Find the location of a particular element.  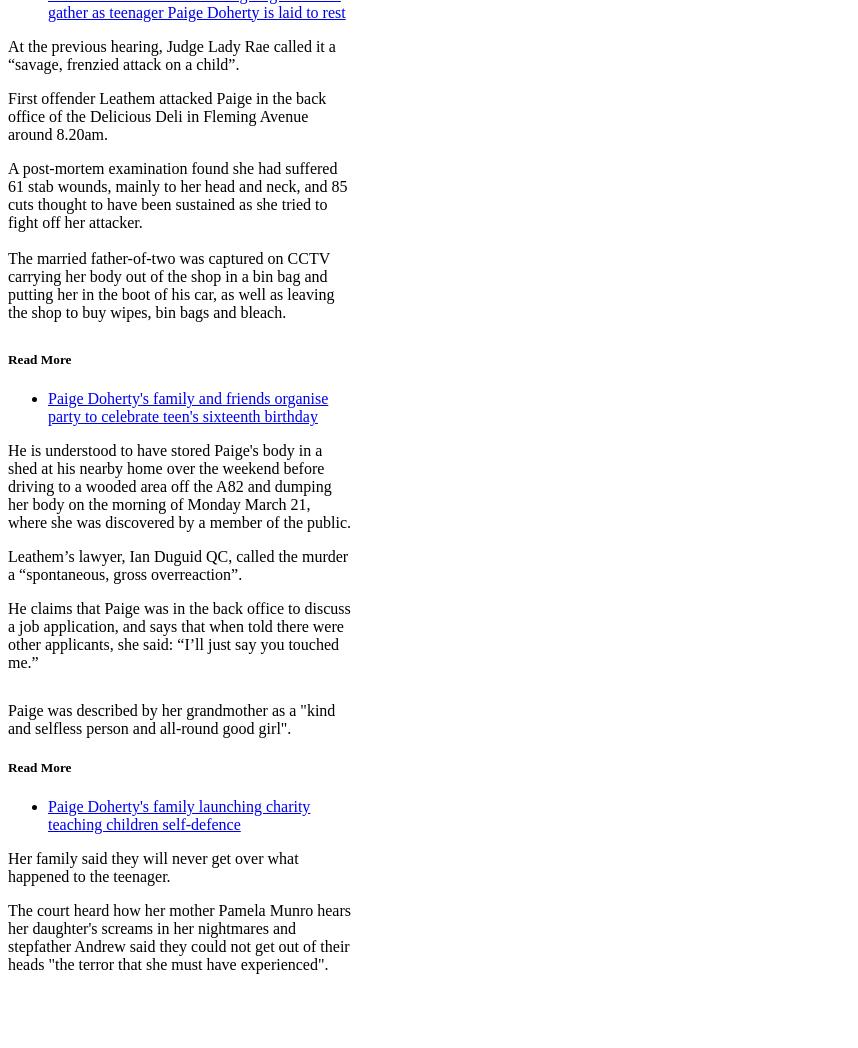

'First offender Leathem attacked Paige in the back office of the Delicious Deli in Fleming Avenue around 8.20am.' is located at coordinates (165, 114).